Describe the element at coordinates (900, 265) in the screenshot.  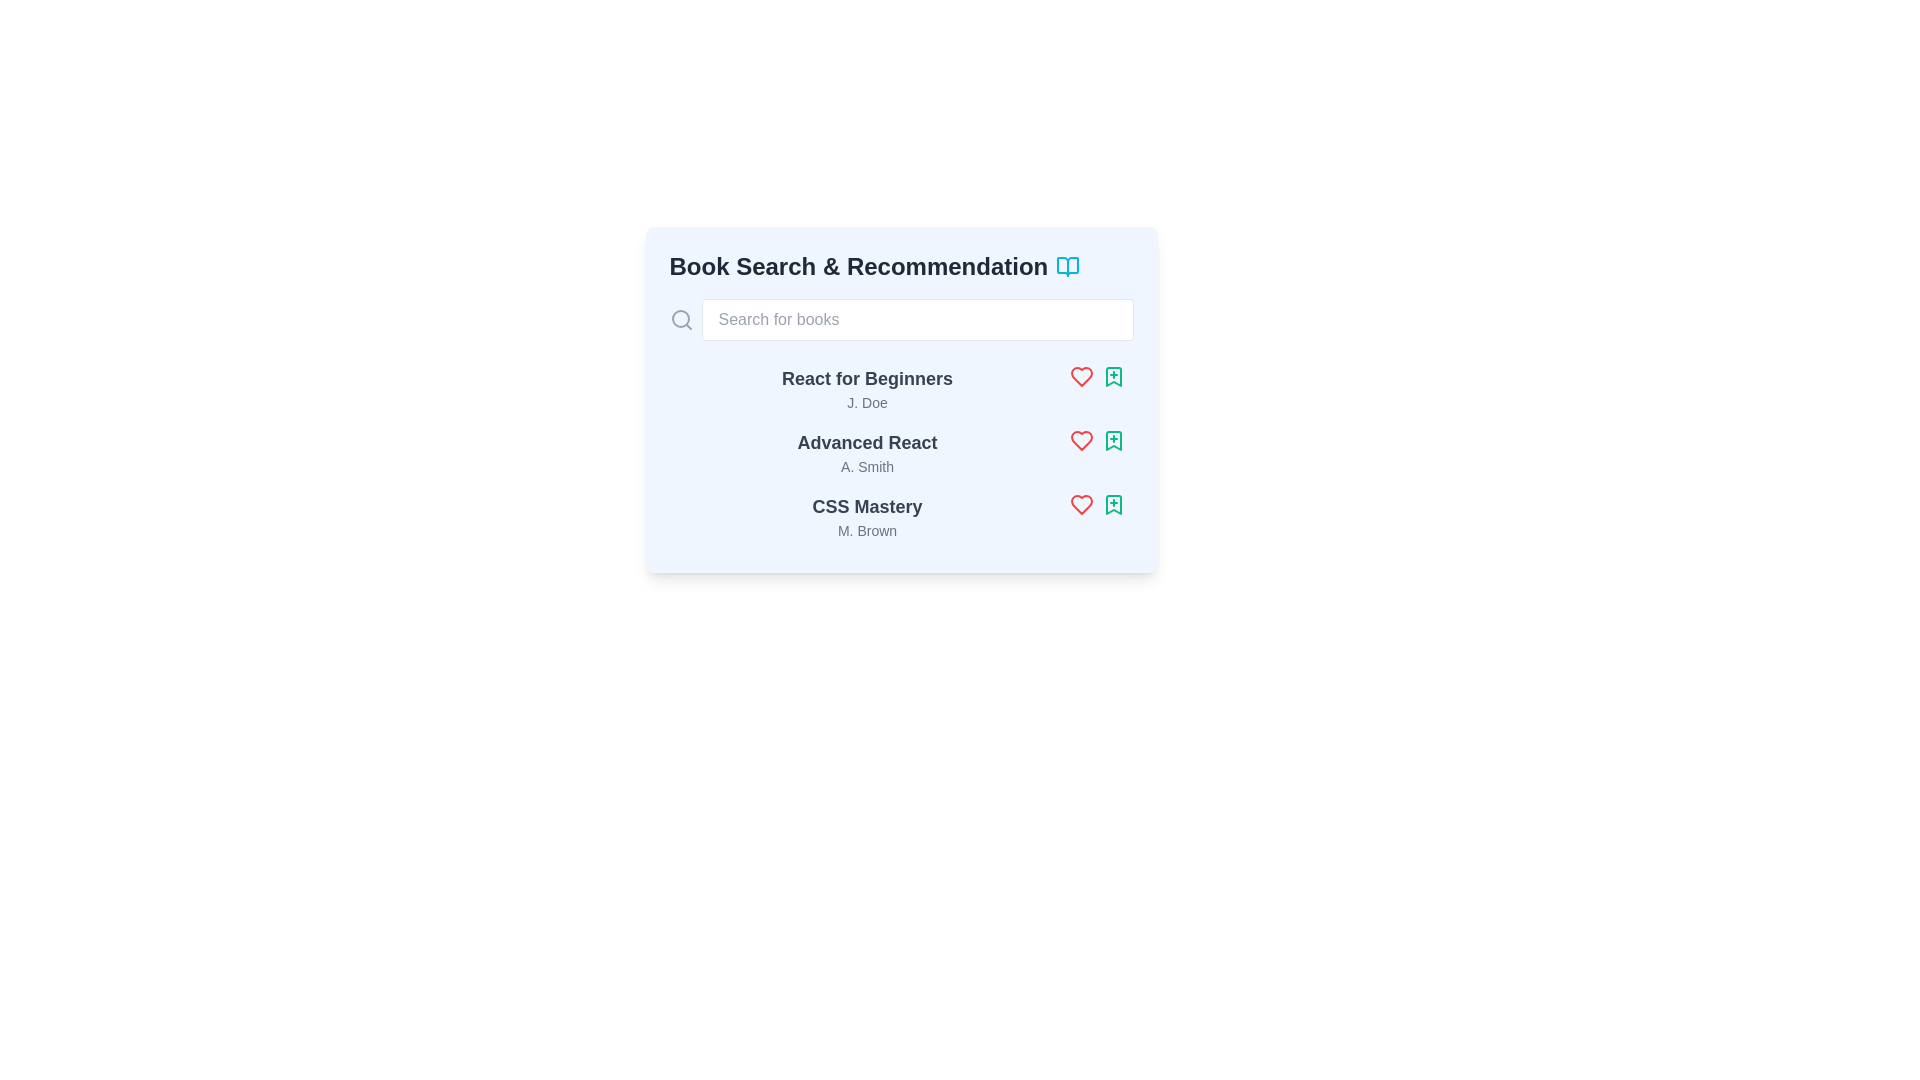
I see `the title header for the book search and recommendations module, which is located at the center of the bounding box near the top of the section` at that location.